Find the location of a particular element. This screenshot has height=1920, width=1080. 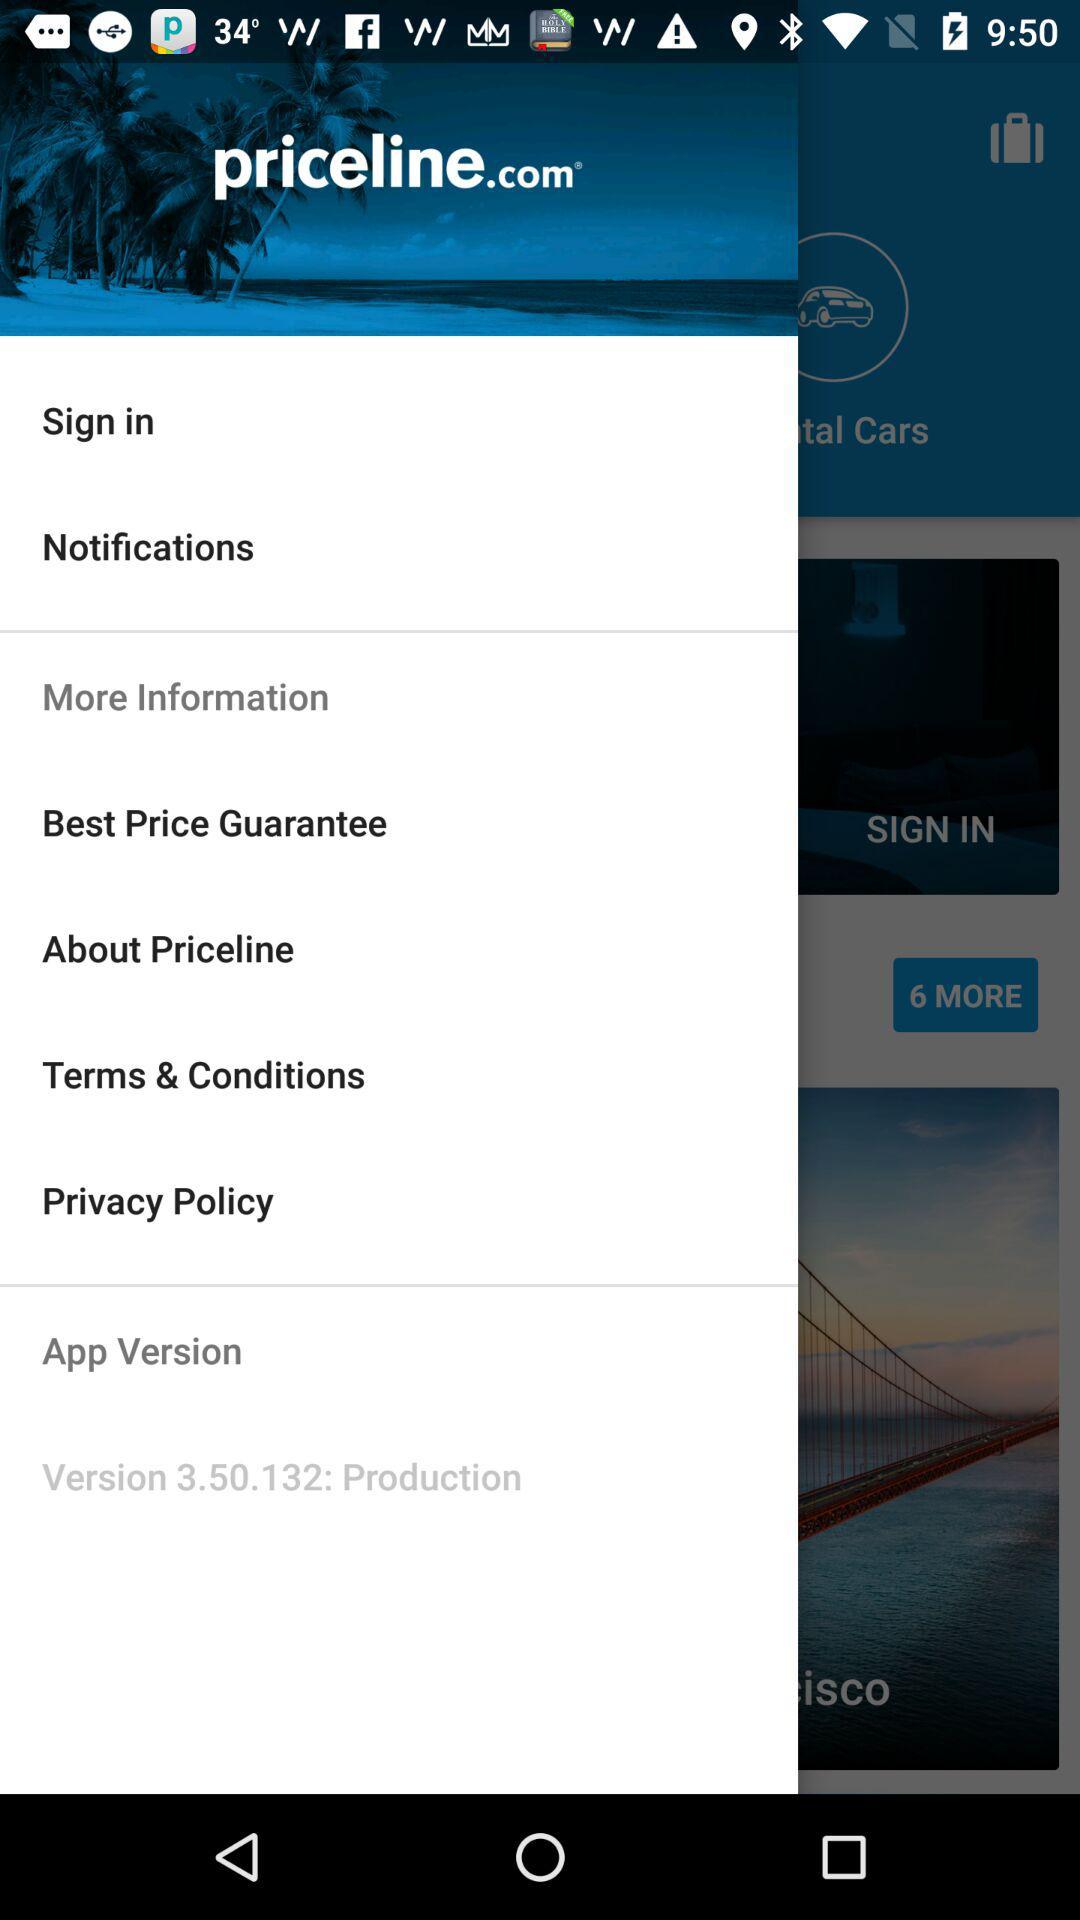

the option with car image is located at coordinates (833, 342).